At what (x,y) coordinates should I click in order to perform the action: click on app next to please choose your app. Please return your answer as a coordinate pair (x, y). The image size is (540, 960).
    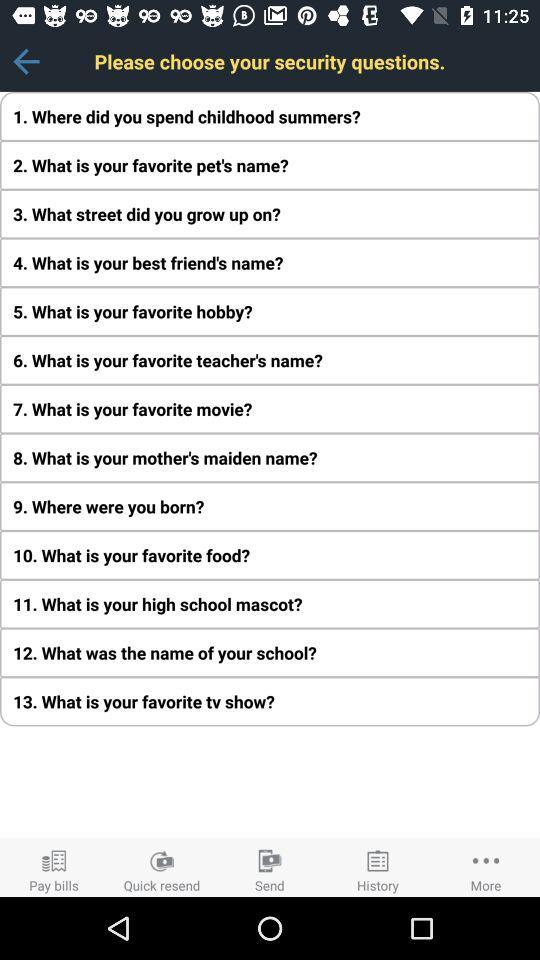
    Looking at the image, I should click on (25, 61).